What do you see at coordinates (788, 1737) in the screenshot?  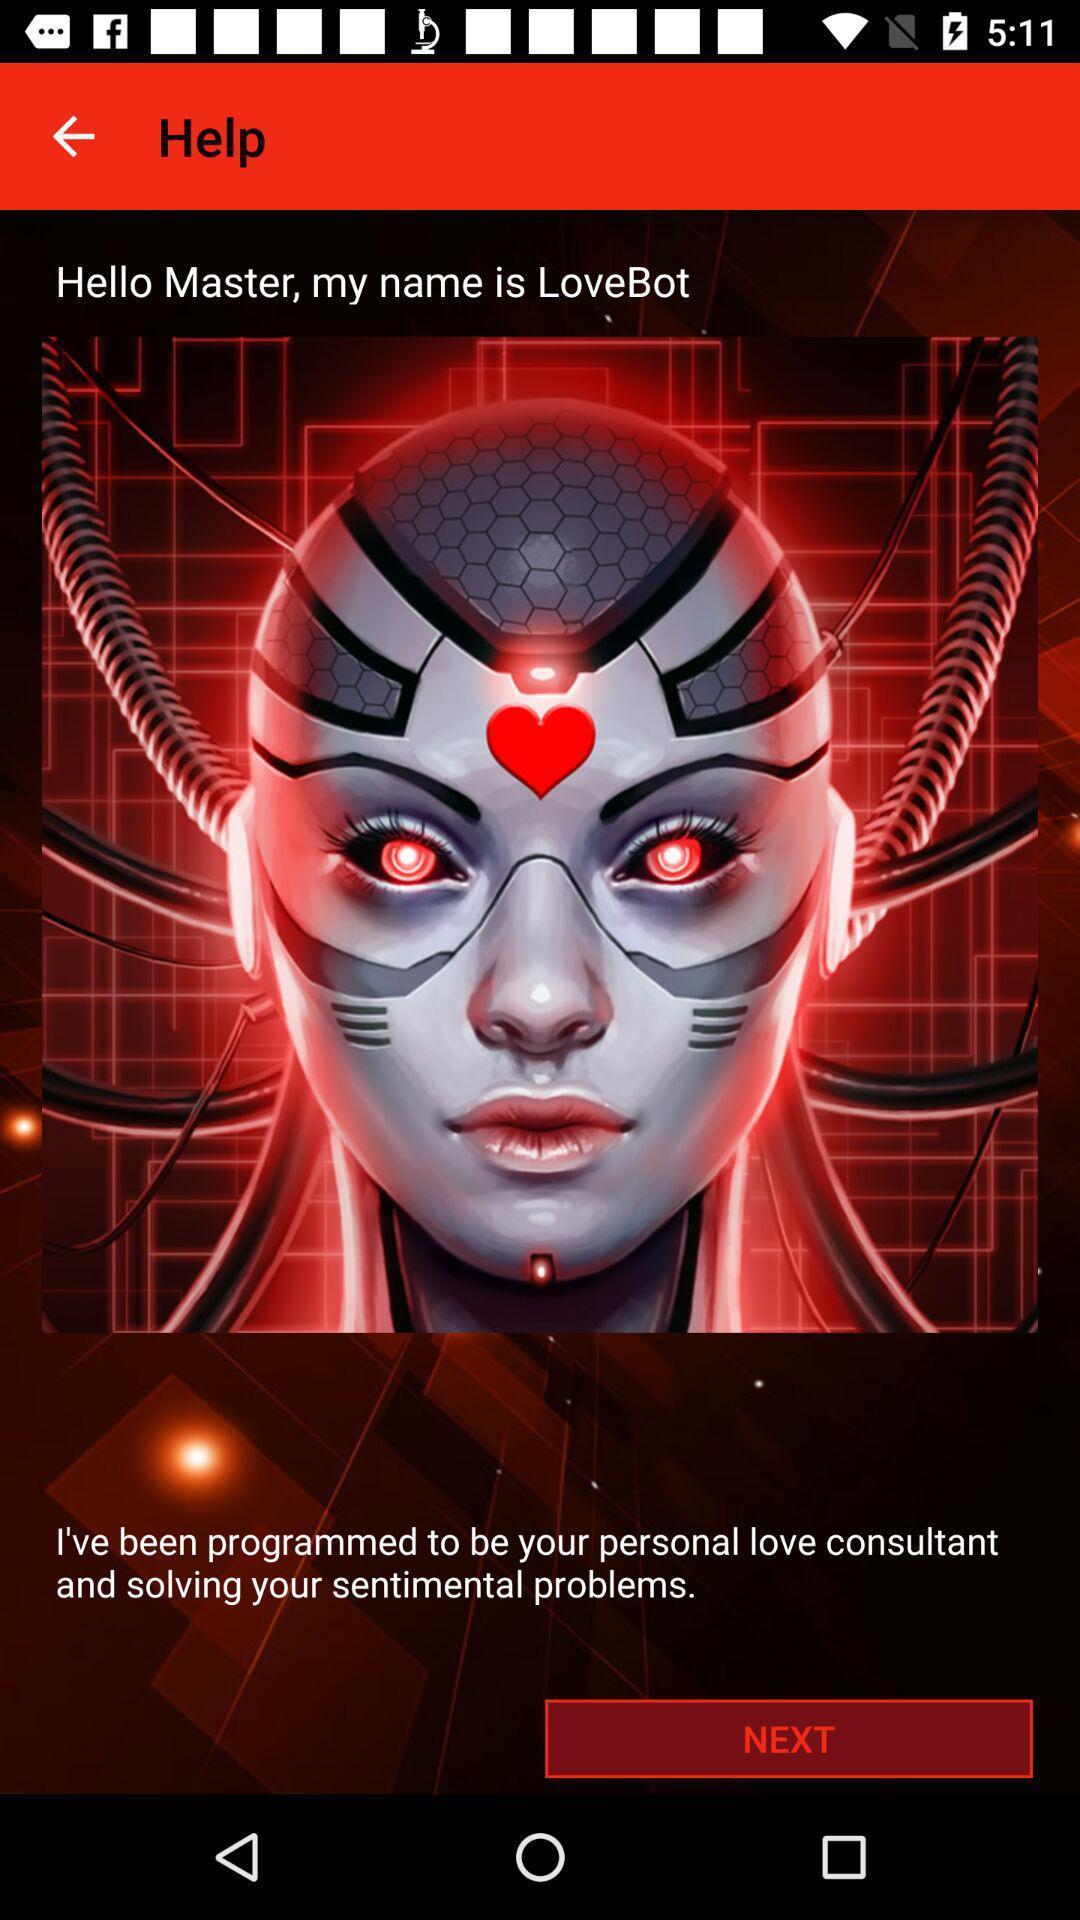 I see `next icon` at bounding box center [788, 1737].